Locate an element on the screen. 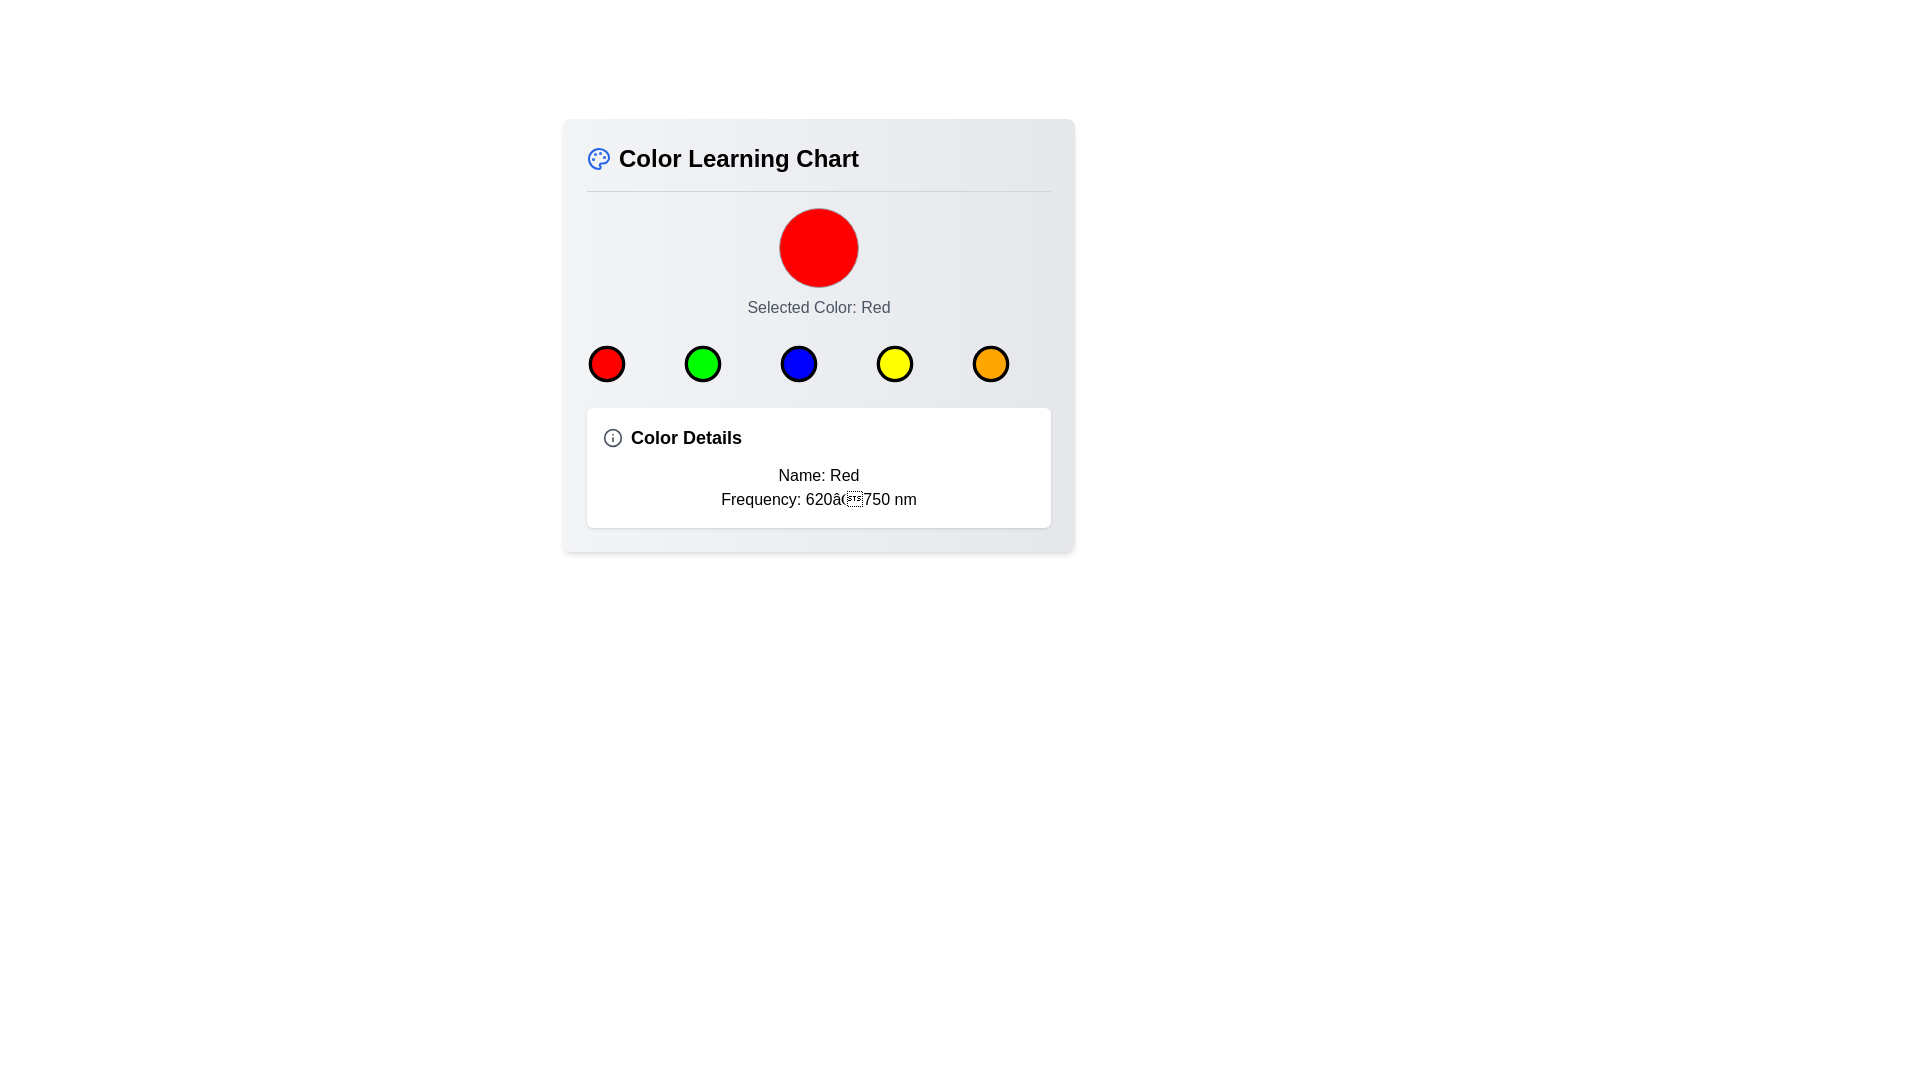  the second circle representing the color green in the color selection interface is located at coordinates (702, 363).